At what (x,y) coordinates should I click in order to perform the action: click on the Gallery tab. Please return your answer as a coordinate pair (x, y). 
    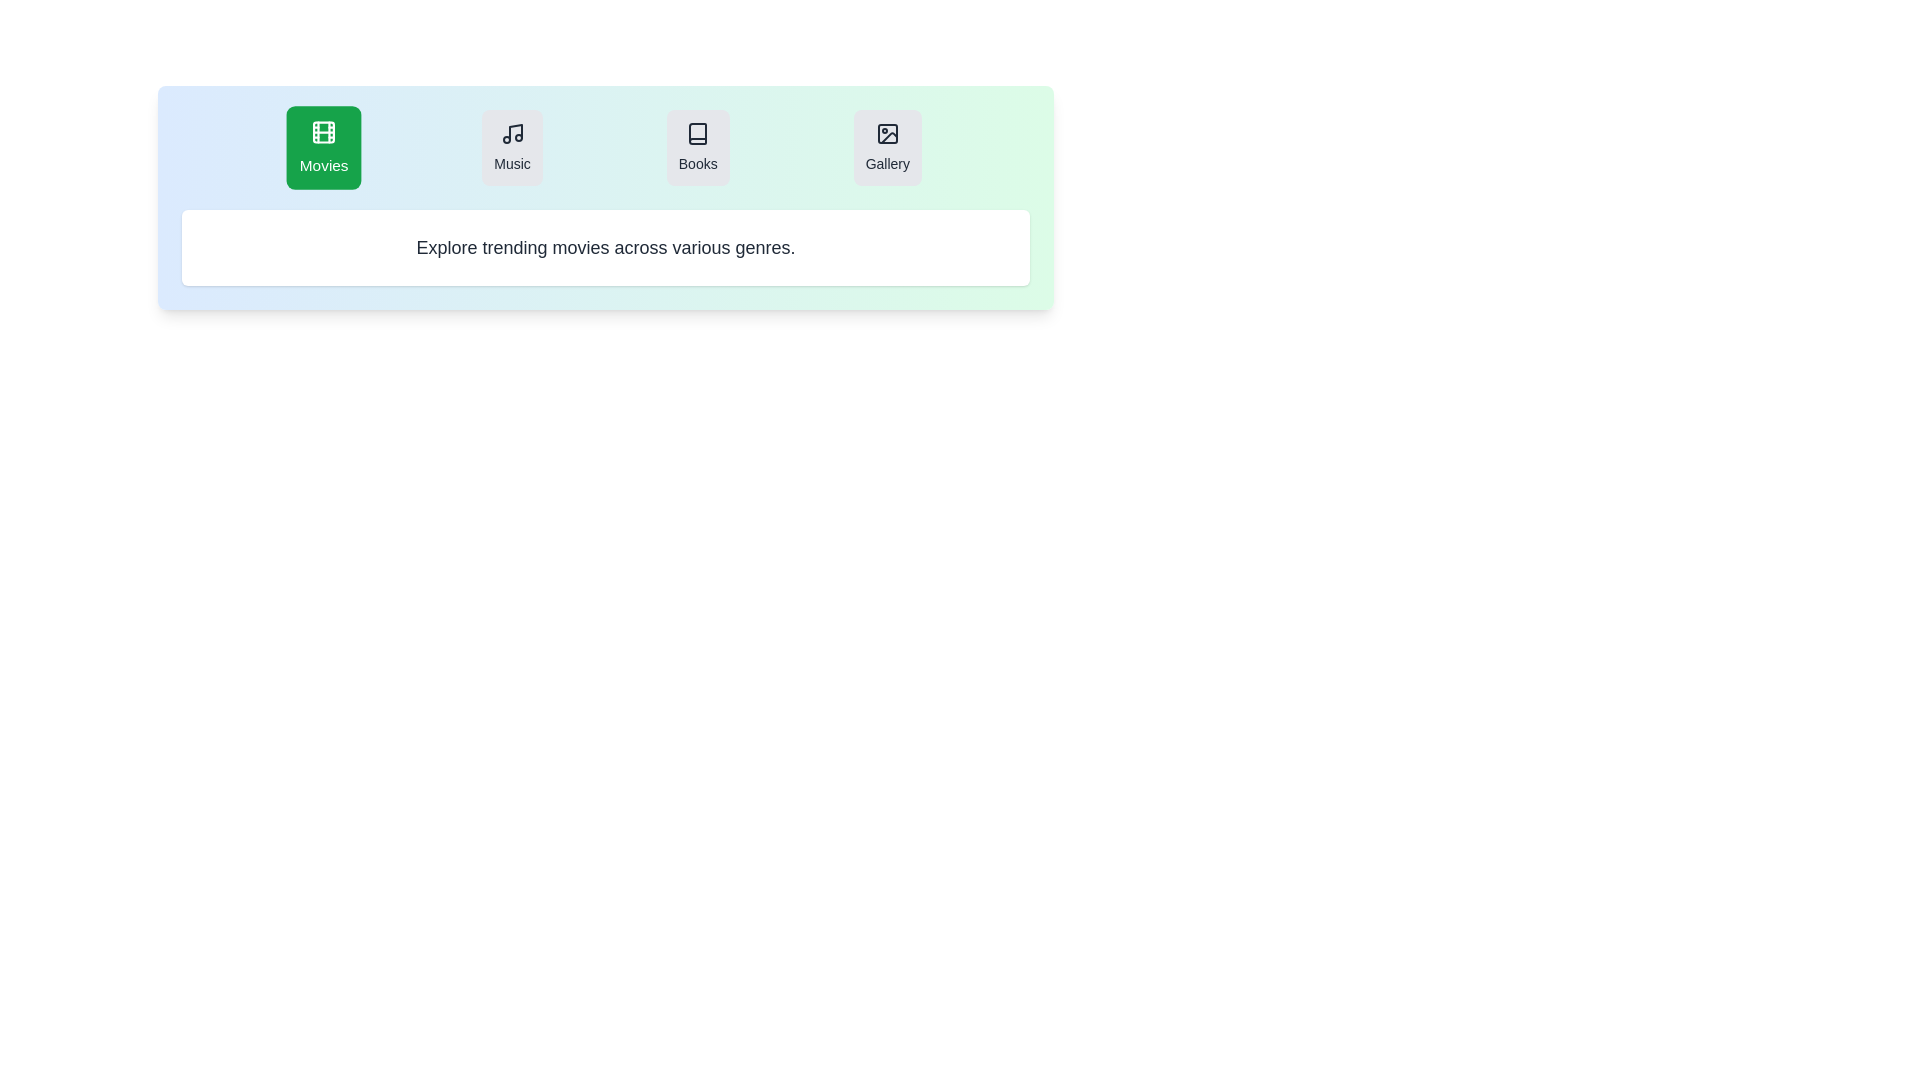
    Looking at the image, I should click on (886, 146).